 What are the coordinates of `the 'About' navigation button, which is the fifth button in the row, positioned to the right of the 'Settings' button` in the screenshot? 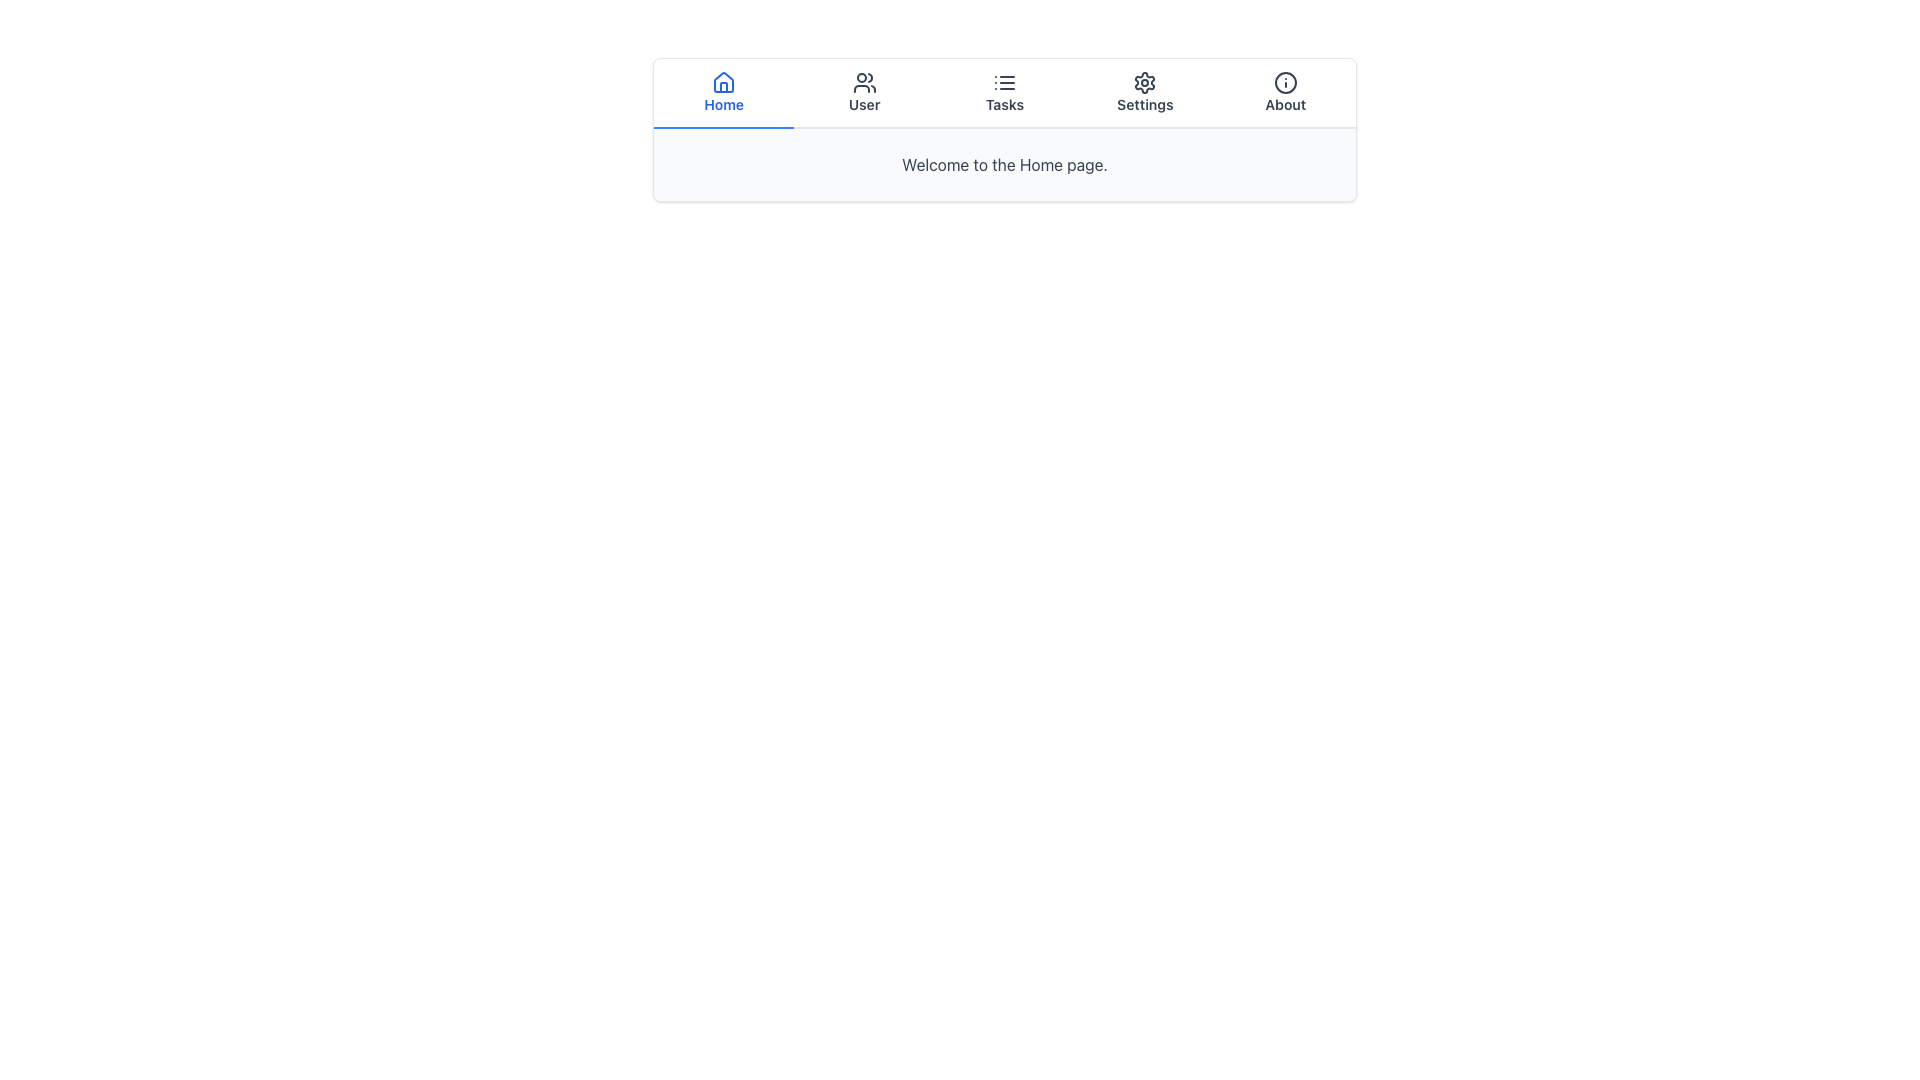 It's located at (1285, 93).